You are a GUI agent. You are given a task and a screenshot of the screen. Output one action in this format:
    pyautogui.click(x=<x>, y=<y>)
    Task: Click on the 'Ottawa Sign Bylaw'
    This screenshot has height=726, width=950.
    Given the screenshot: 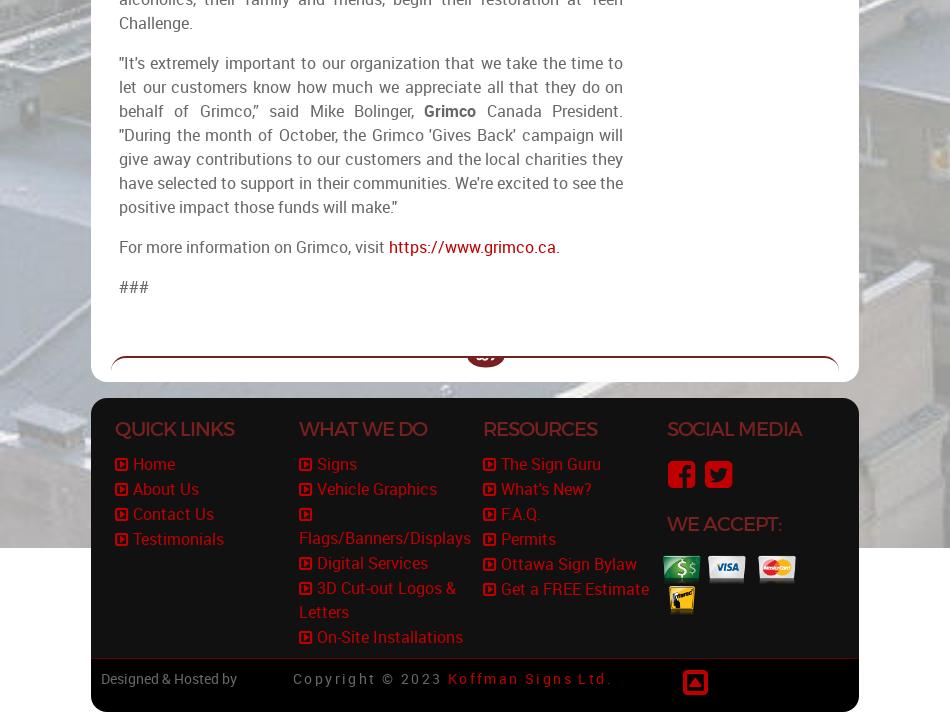 What is the action you would take?
    pyautogui.click(x=568, y=563)
    